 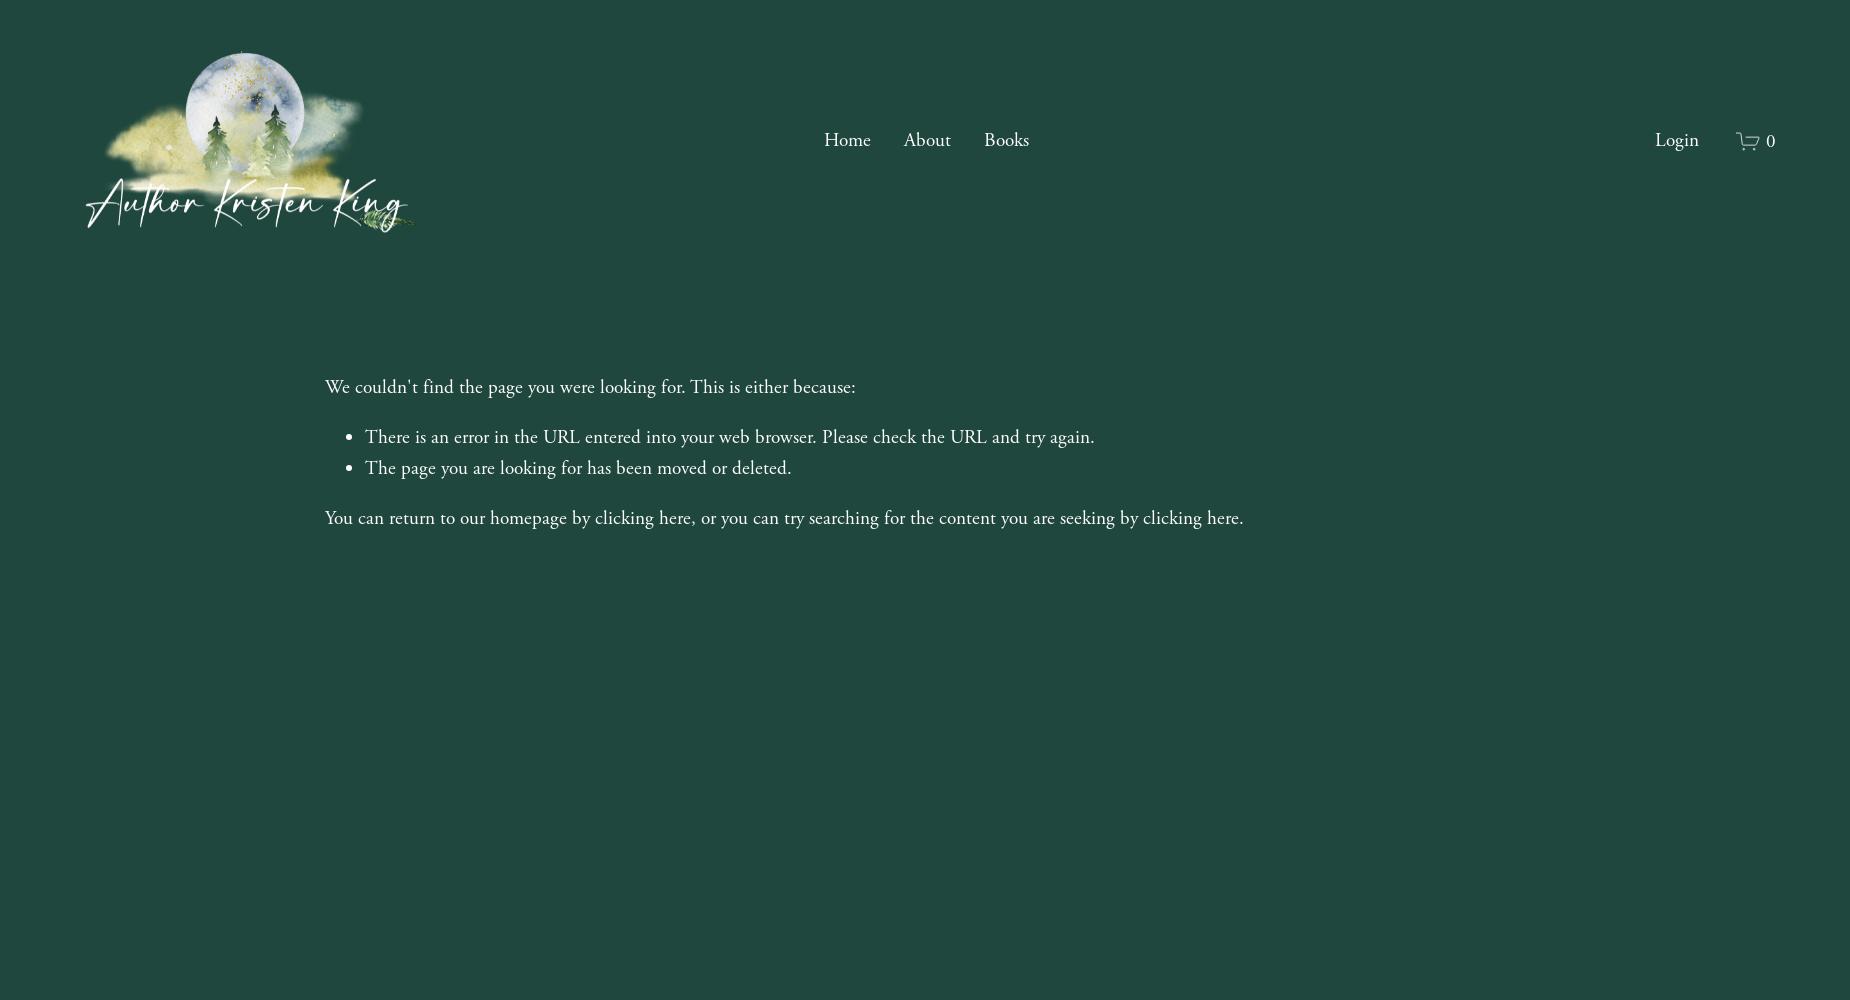 What do you see at coordinates (1240, 517) in the screenshot?
I see `'.'` at bounding box center [1240, 517].